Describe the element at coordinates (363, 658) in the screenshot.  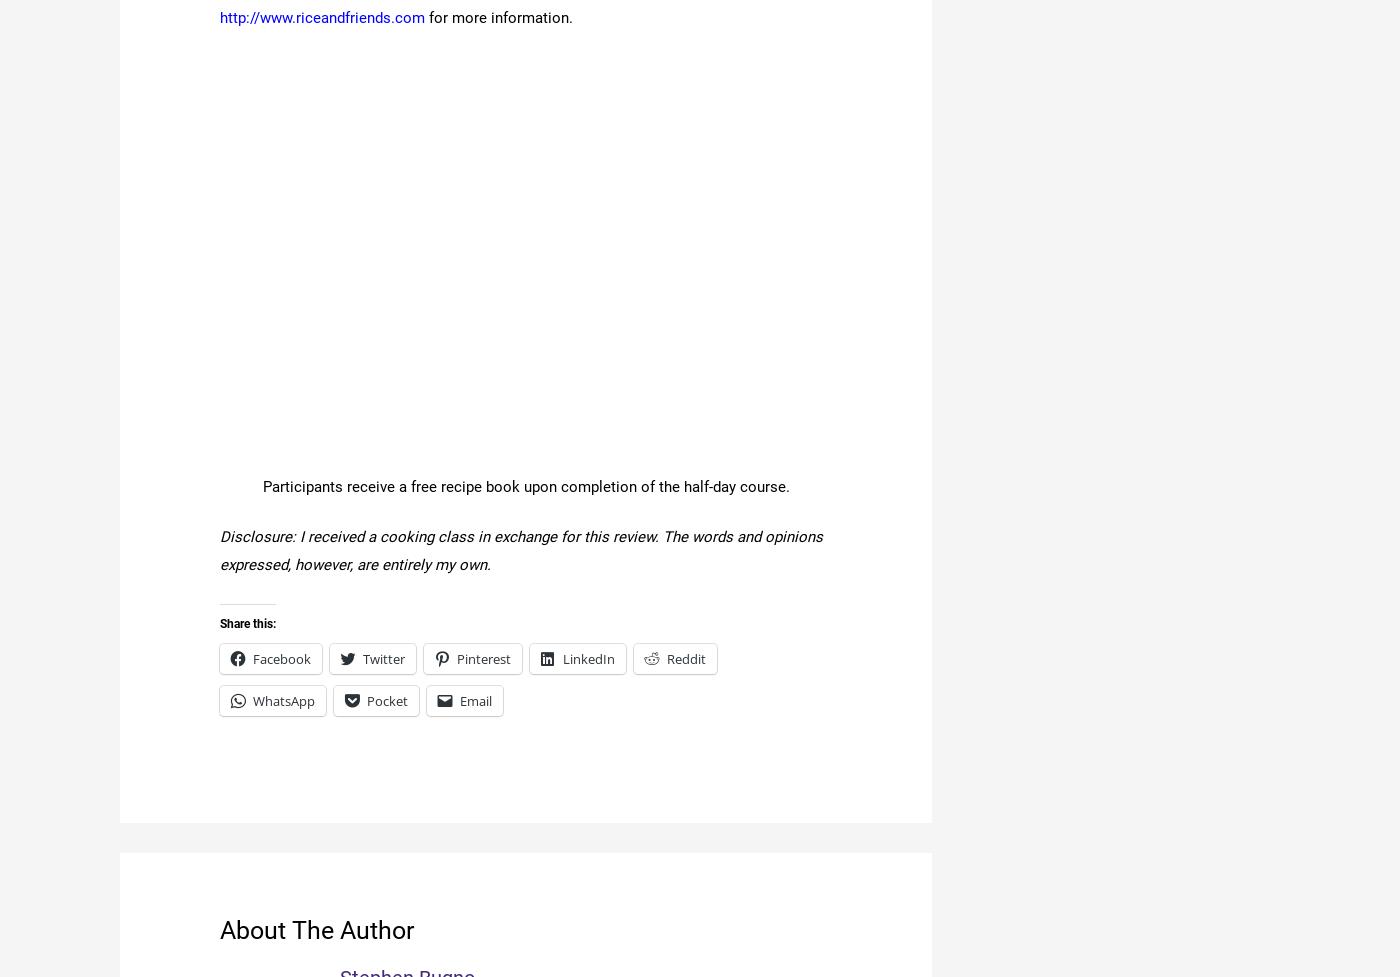
I see `'Twitter'` at that location.